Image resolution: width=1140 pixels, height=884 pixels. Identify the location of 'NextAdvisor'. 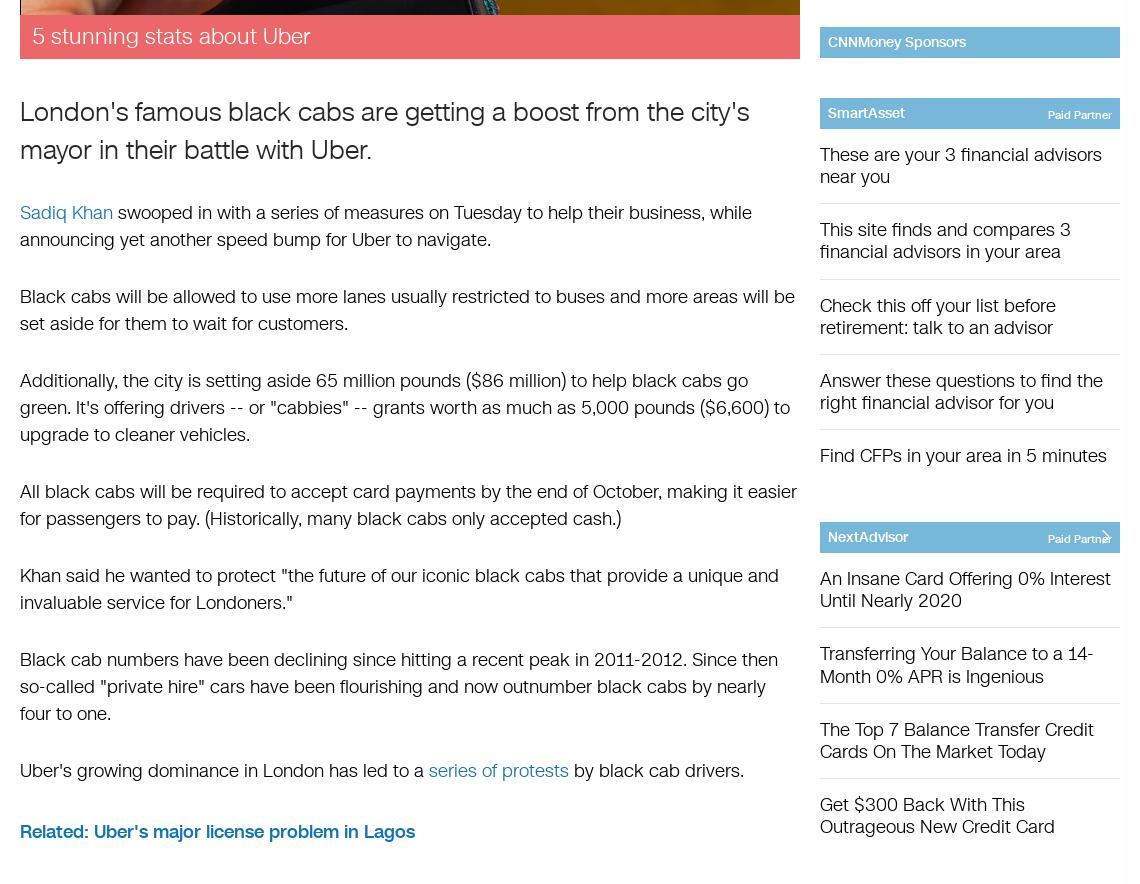
(867, 537).